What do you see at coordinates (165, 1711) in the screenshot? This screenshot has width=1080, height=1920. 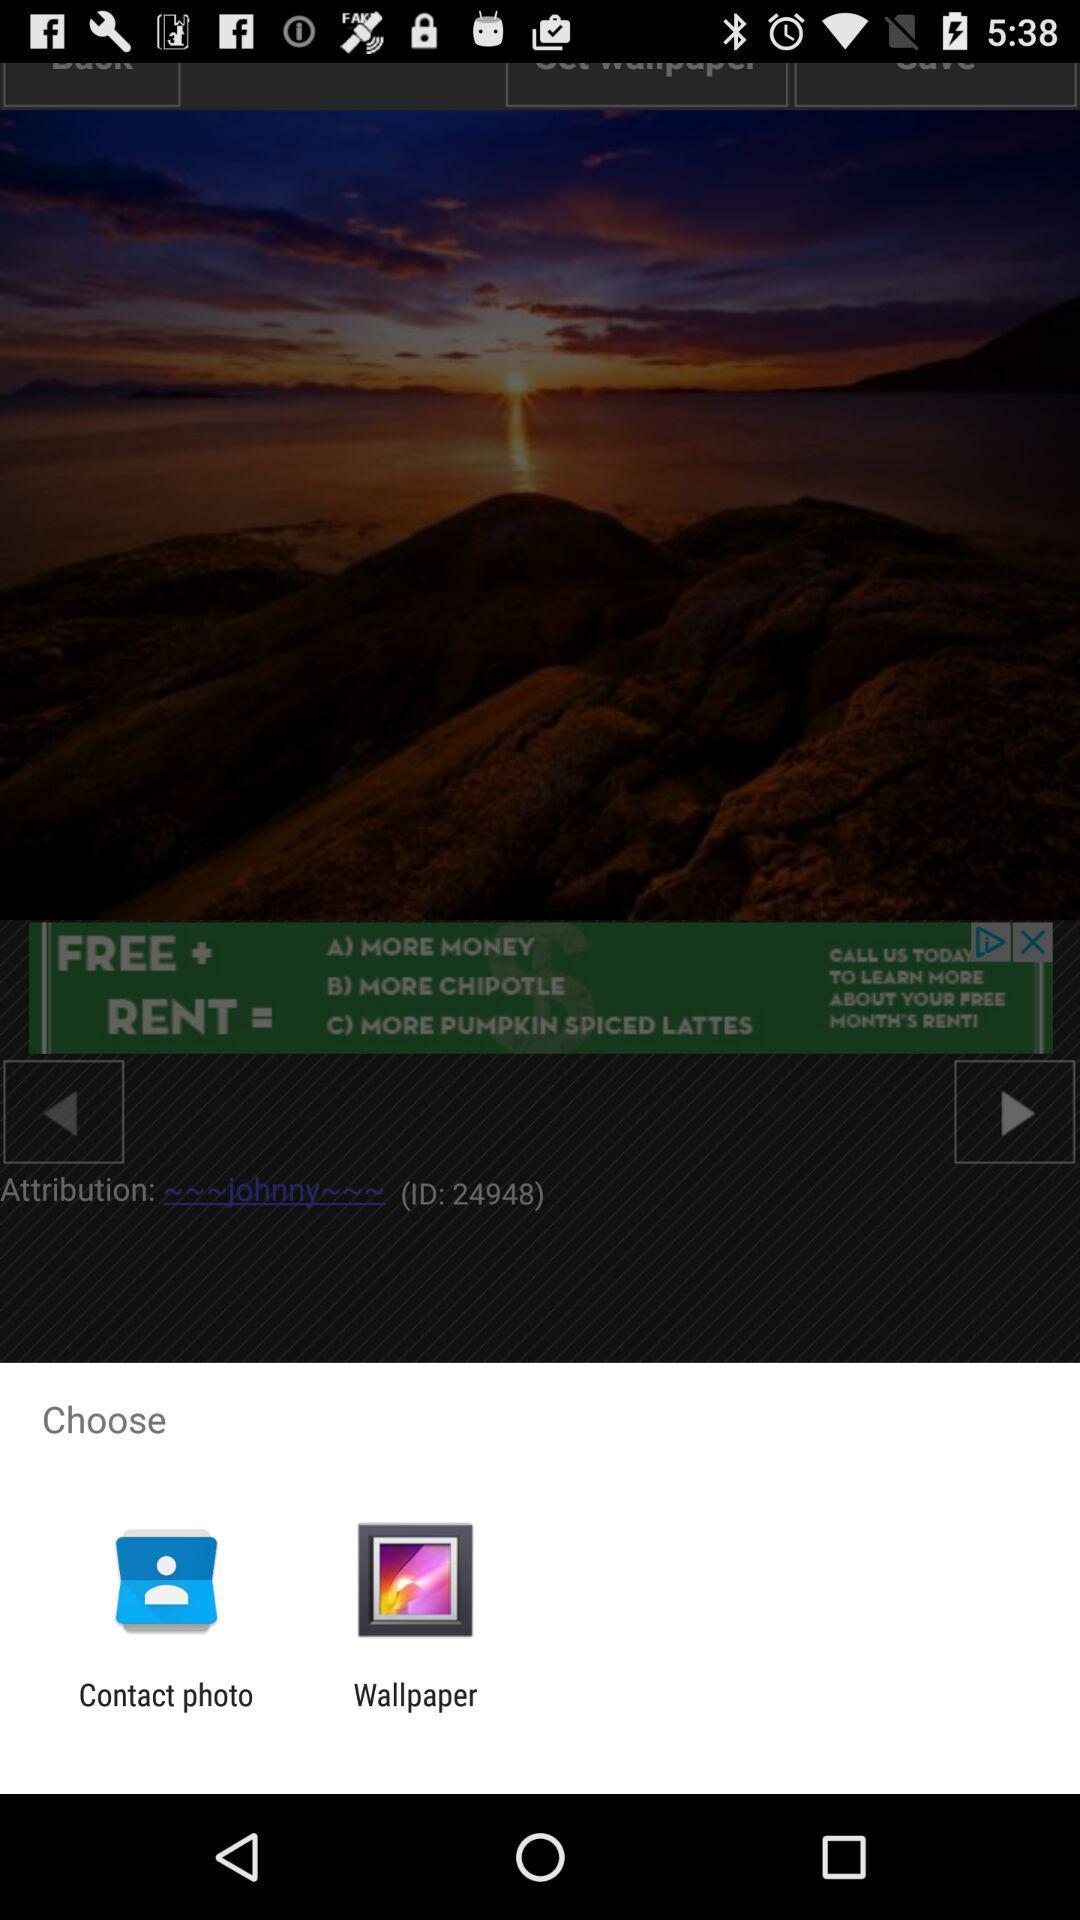 I see `the app to the left of wallpaper app` at bounding box center [165, 1711].